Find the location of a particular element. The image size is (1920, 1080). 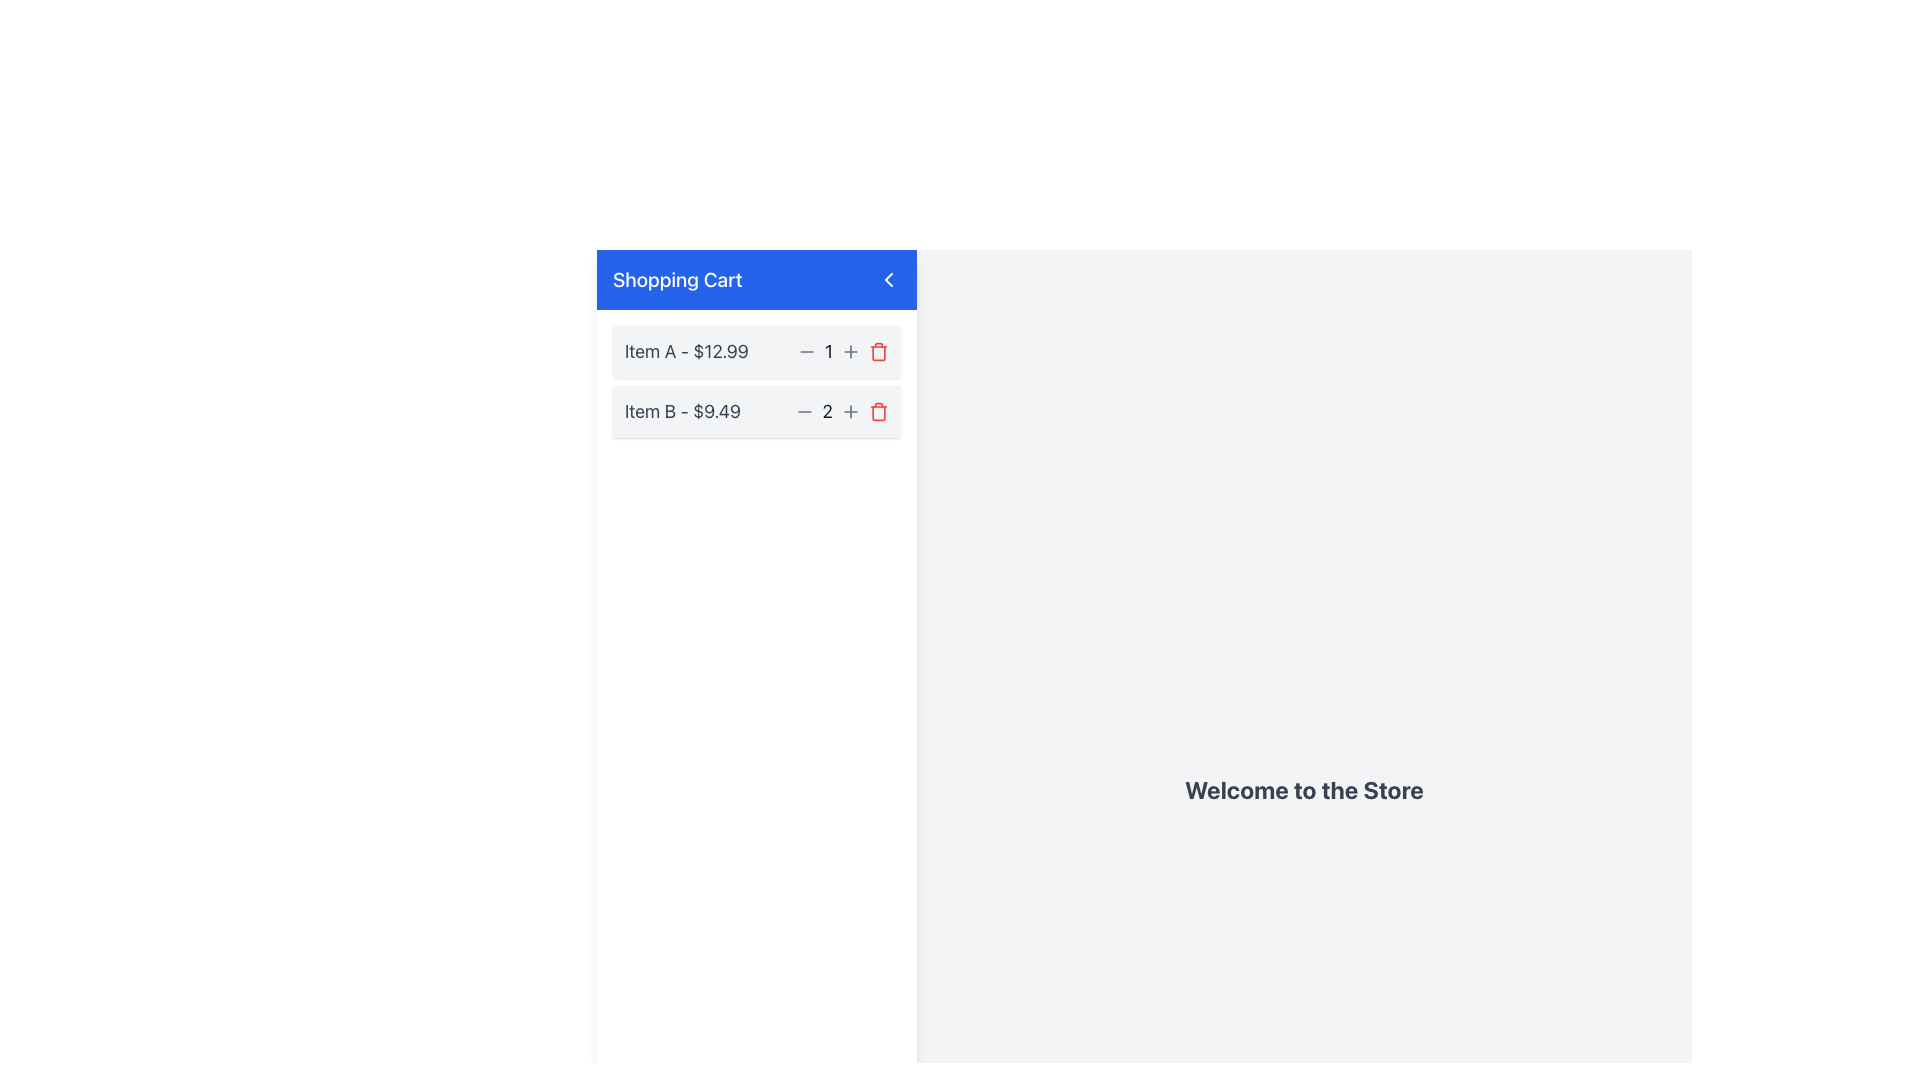

the gray circular button with a plus icon located in the shopping cart interface is located at coordinates (850, 350).